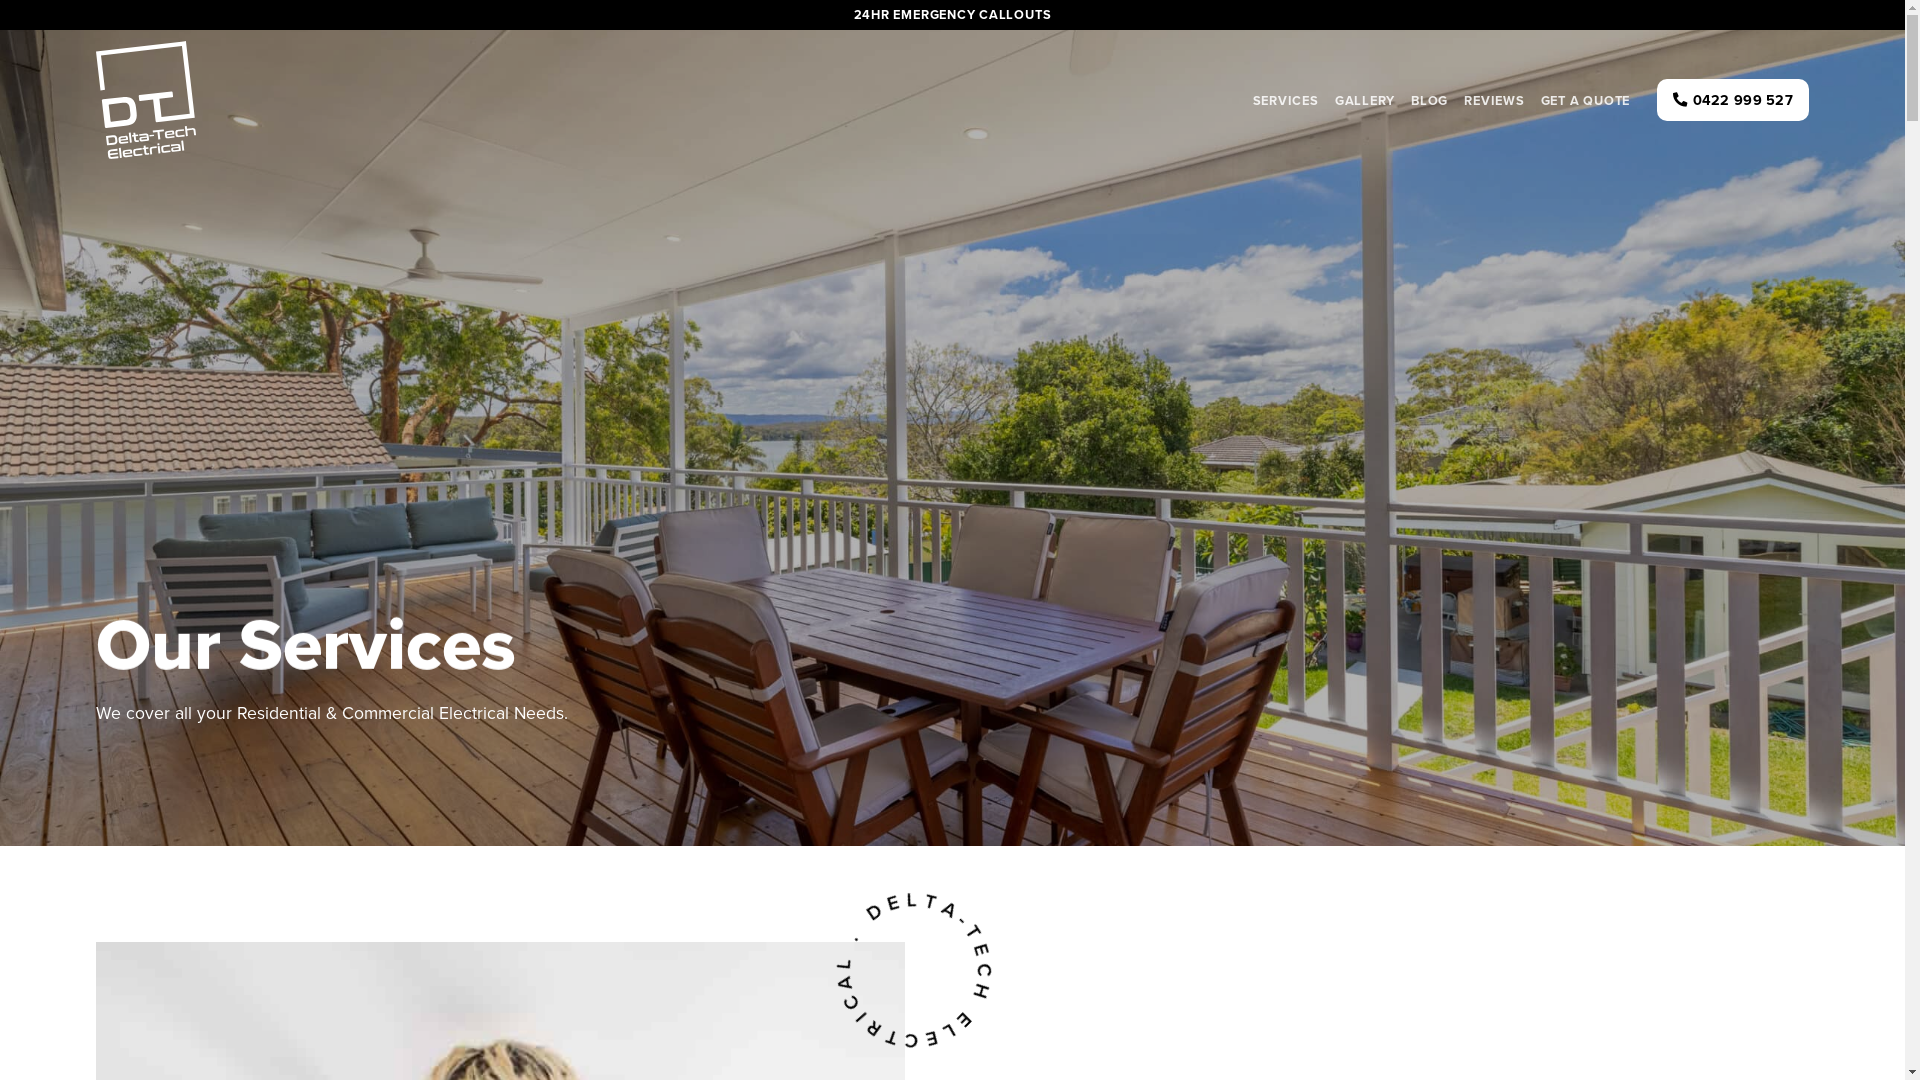  I want to click on 'GALLERY', so click(1363, 99).